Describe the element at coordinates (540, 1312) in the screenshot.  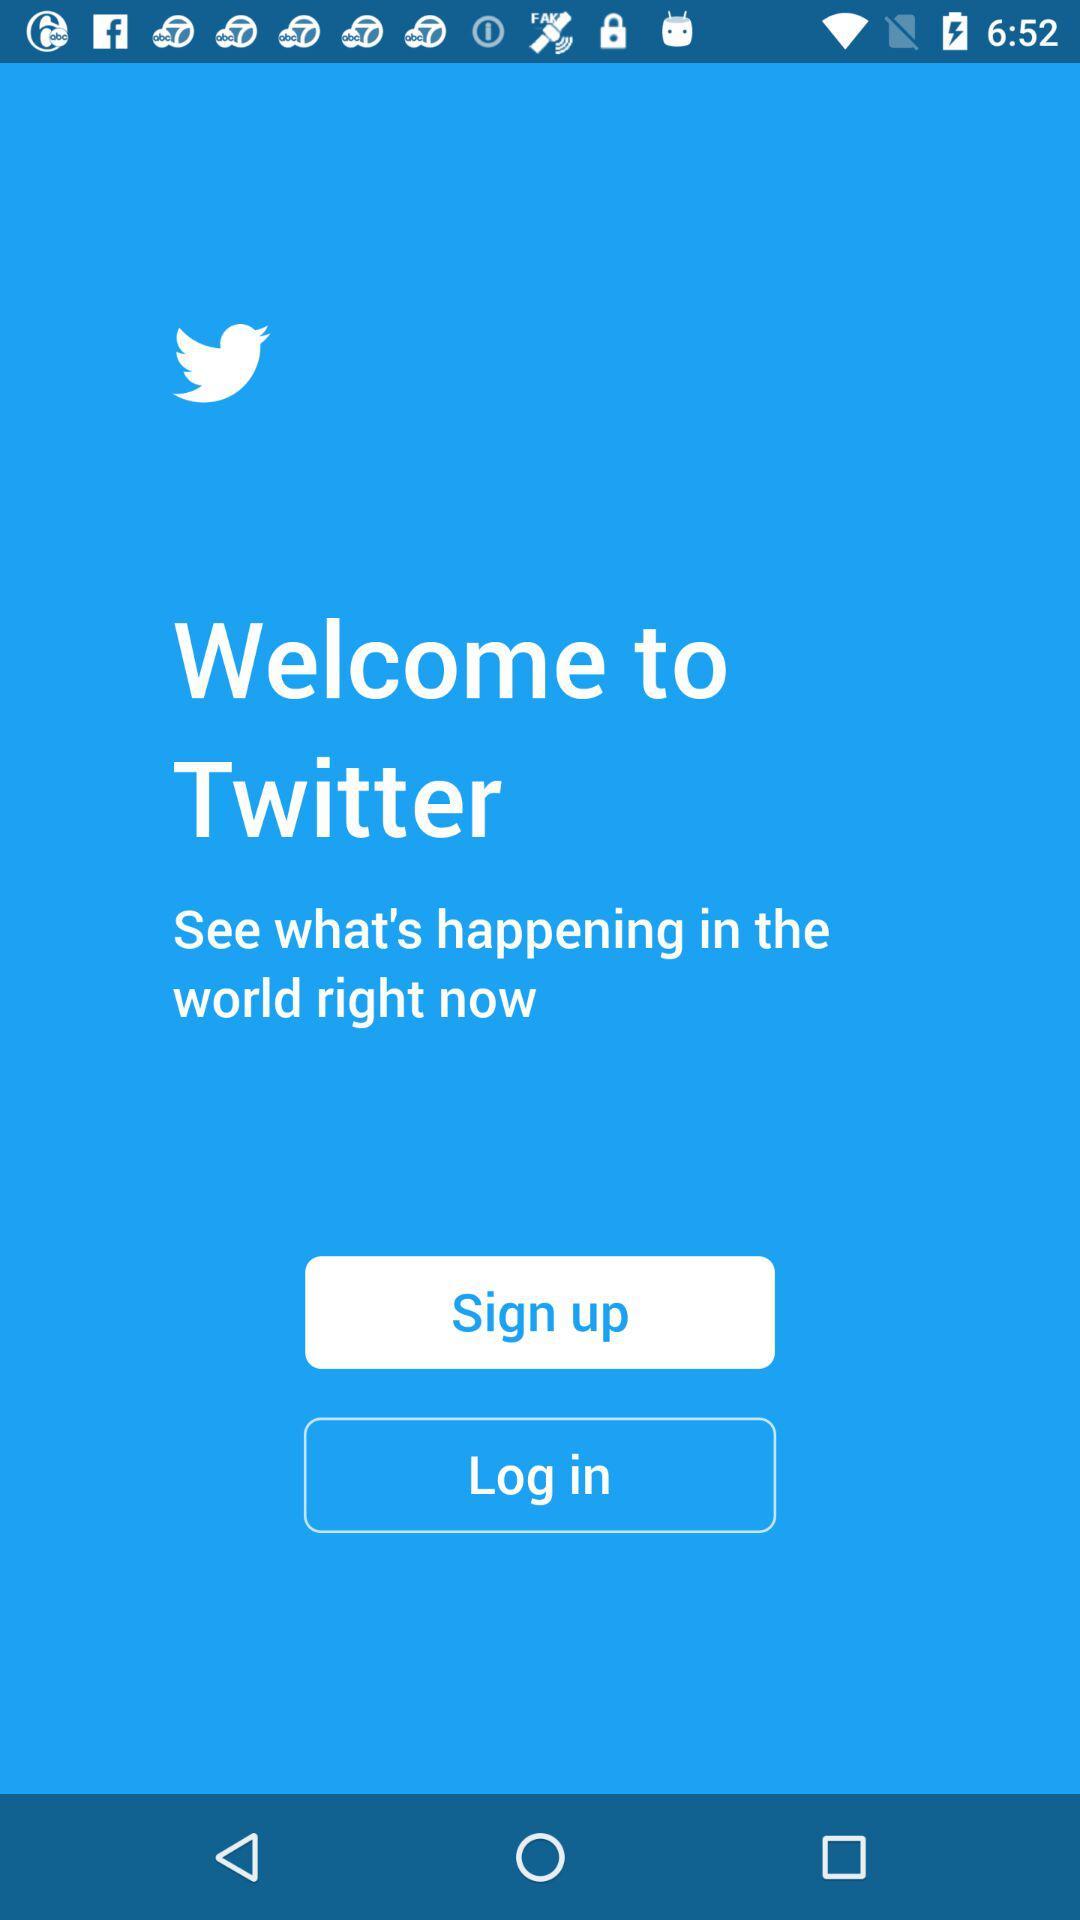
I see `sign up item` at that location.